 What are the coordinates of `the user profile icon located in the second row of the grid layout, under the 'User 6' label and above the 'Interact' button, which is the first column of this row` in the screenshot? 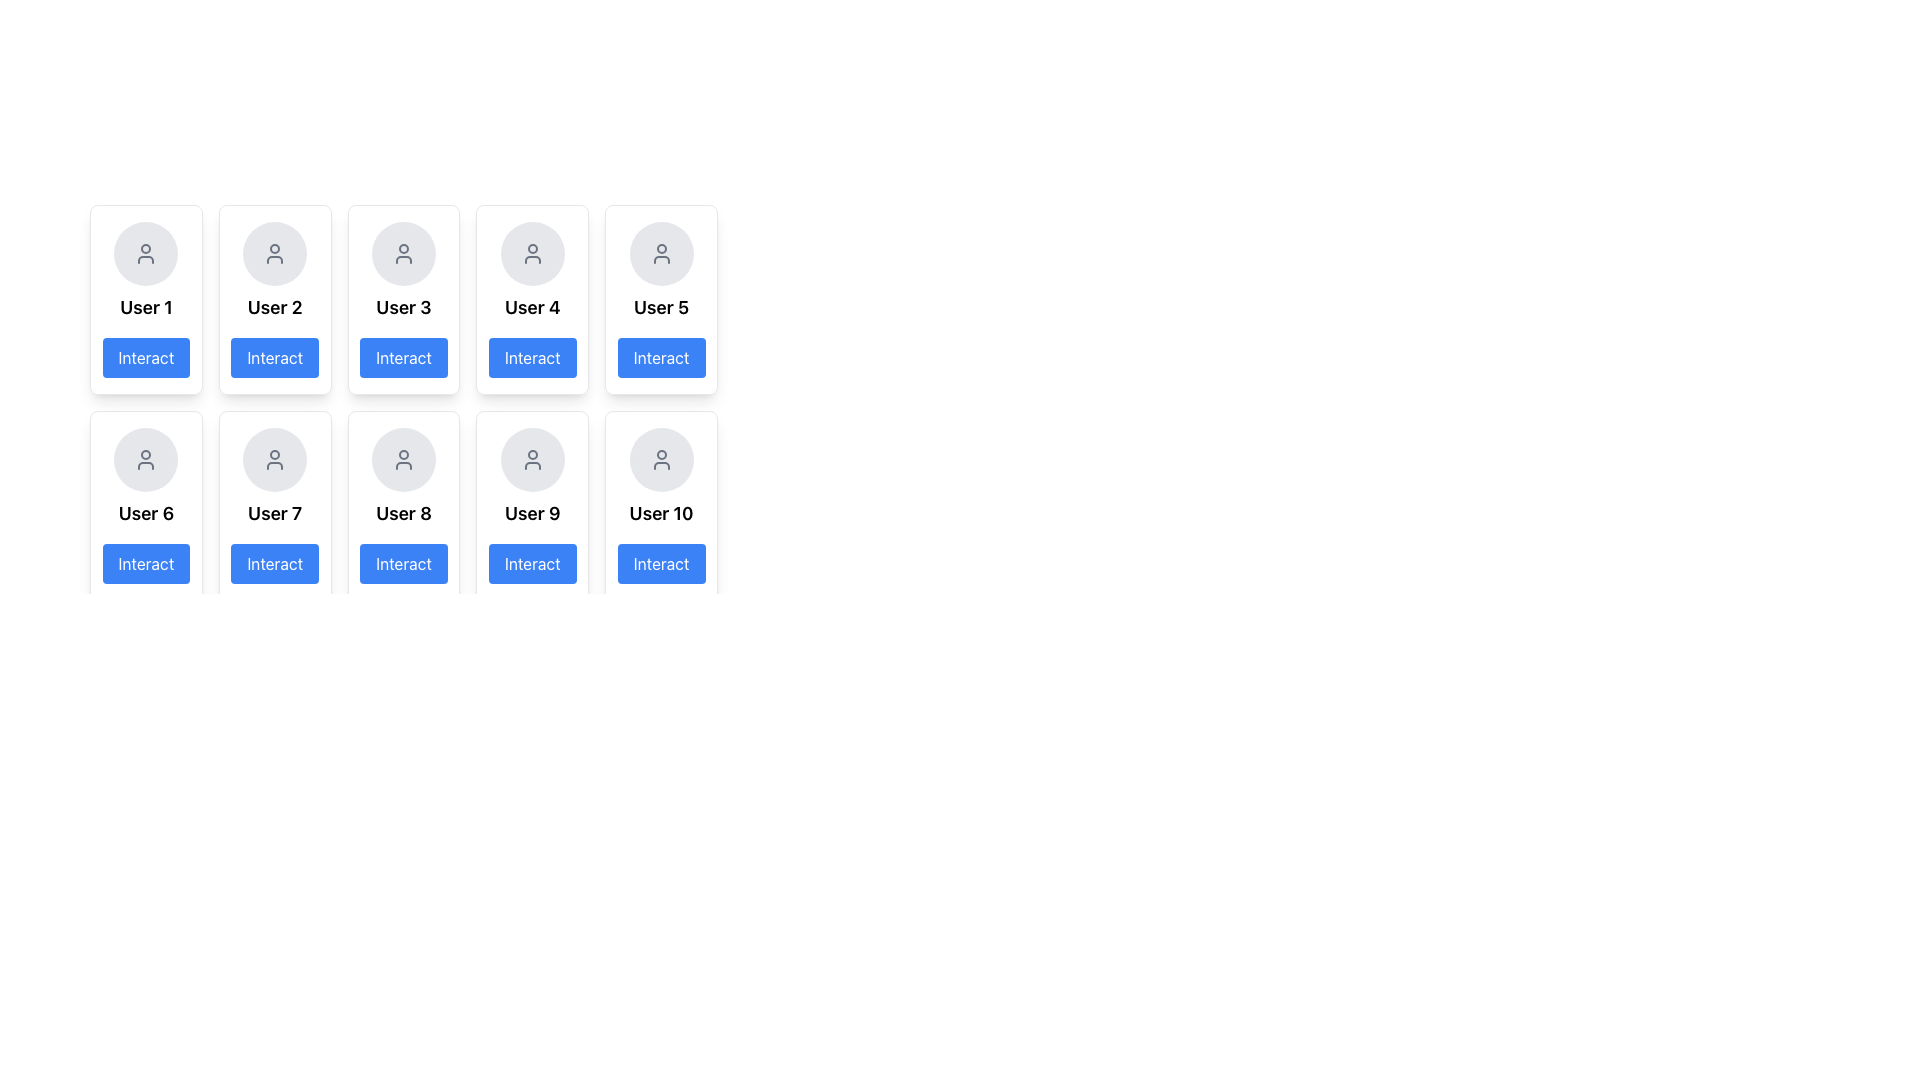 It's located at (145, 459).